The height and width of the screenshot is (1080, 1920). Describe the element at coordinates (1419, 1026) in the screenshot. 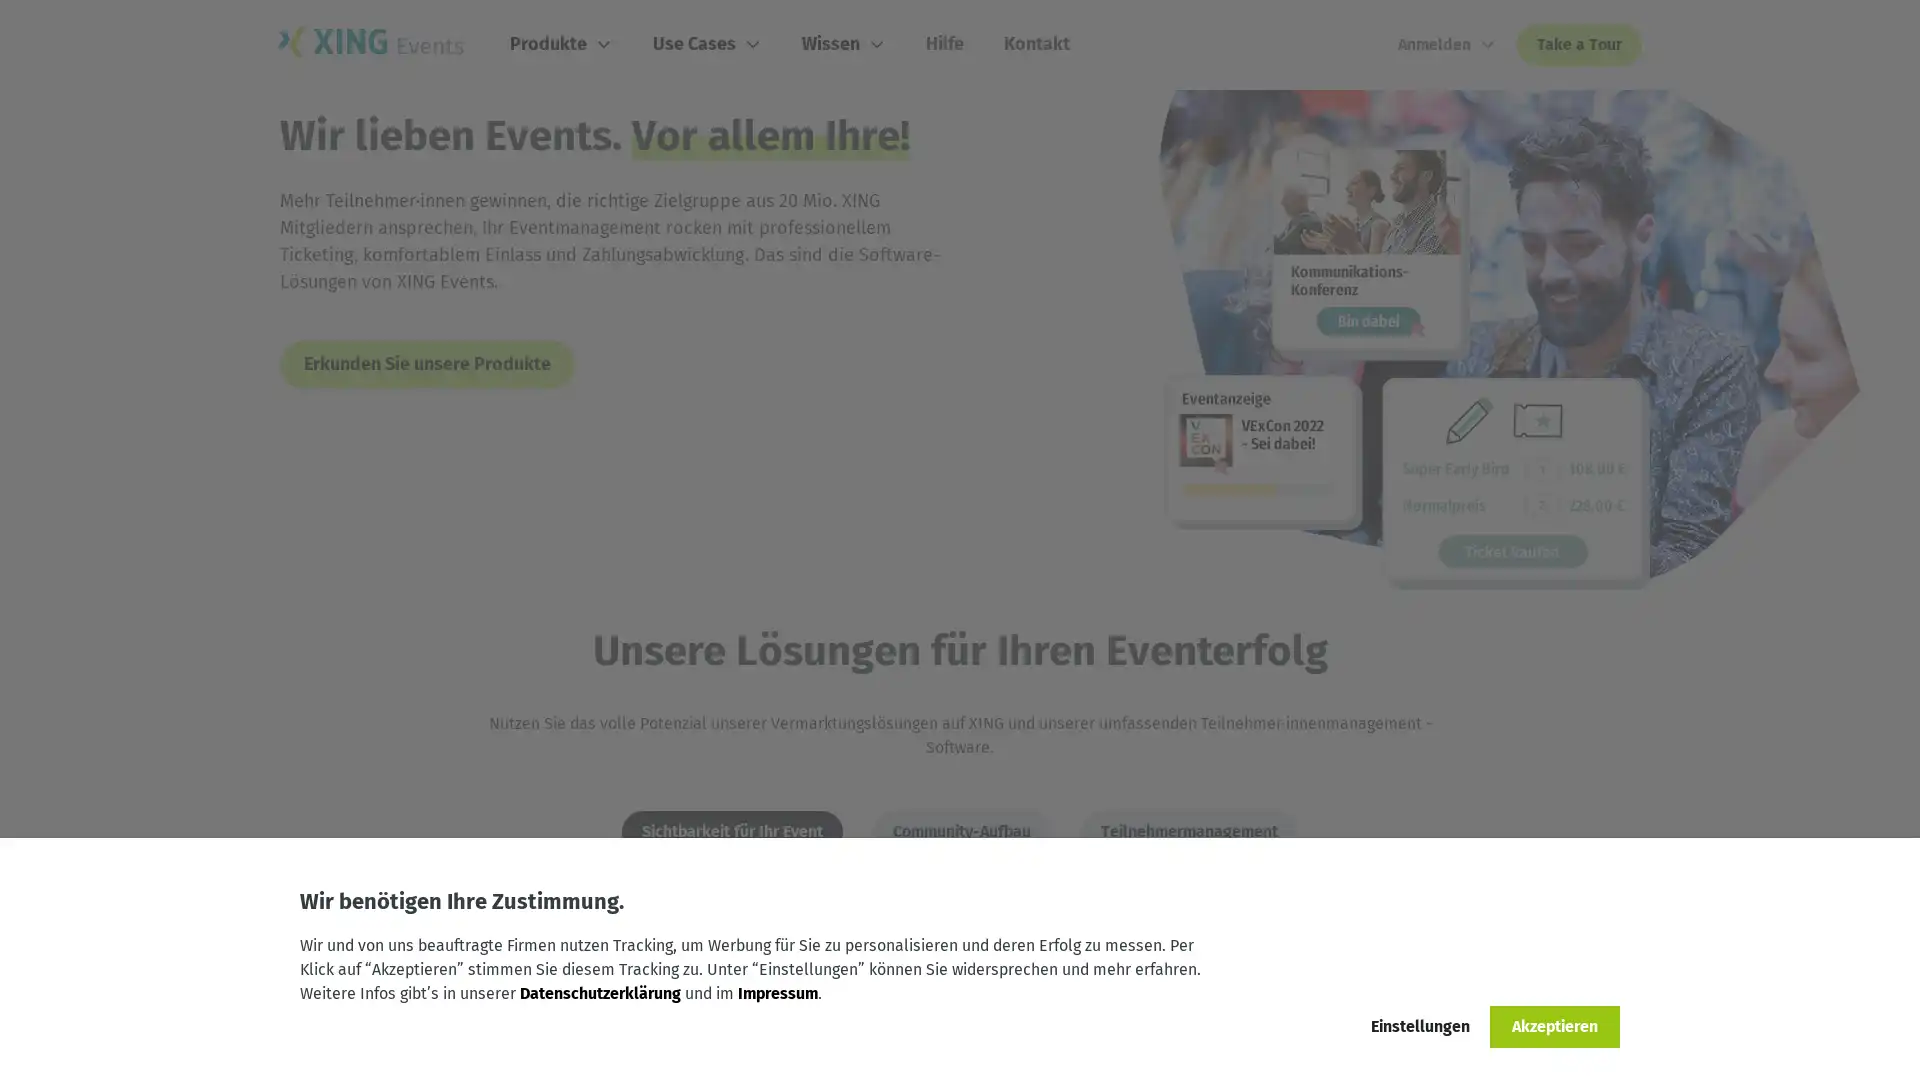

I see `Einstellungen` at that location.